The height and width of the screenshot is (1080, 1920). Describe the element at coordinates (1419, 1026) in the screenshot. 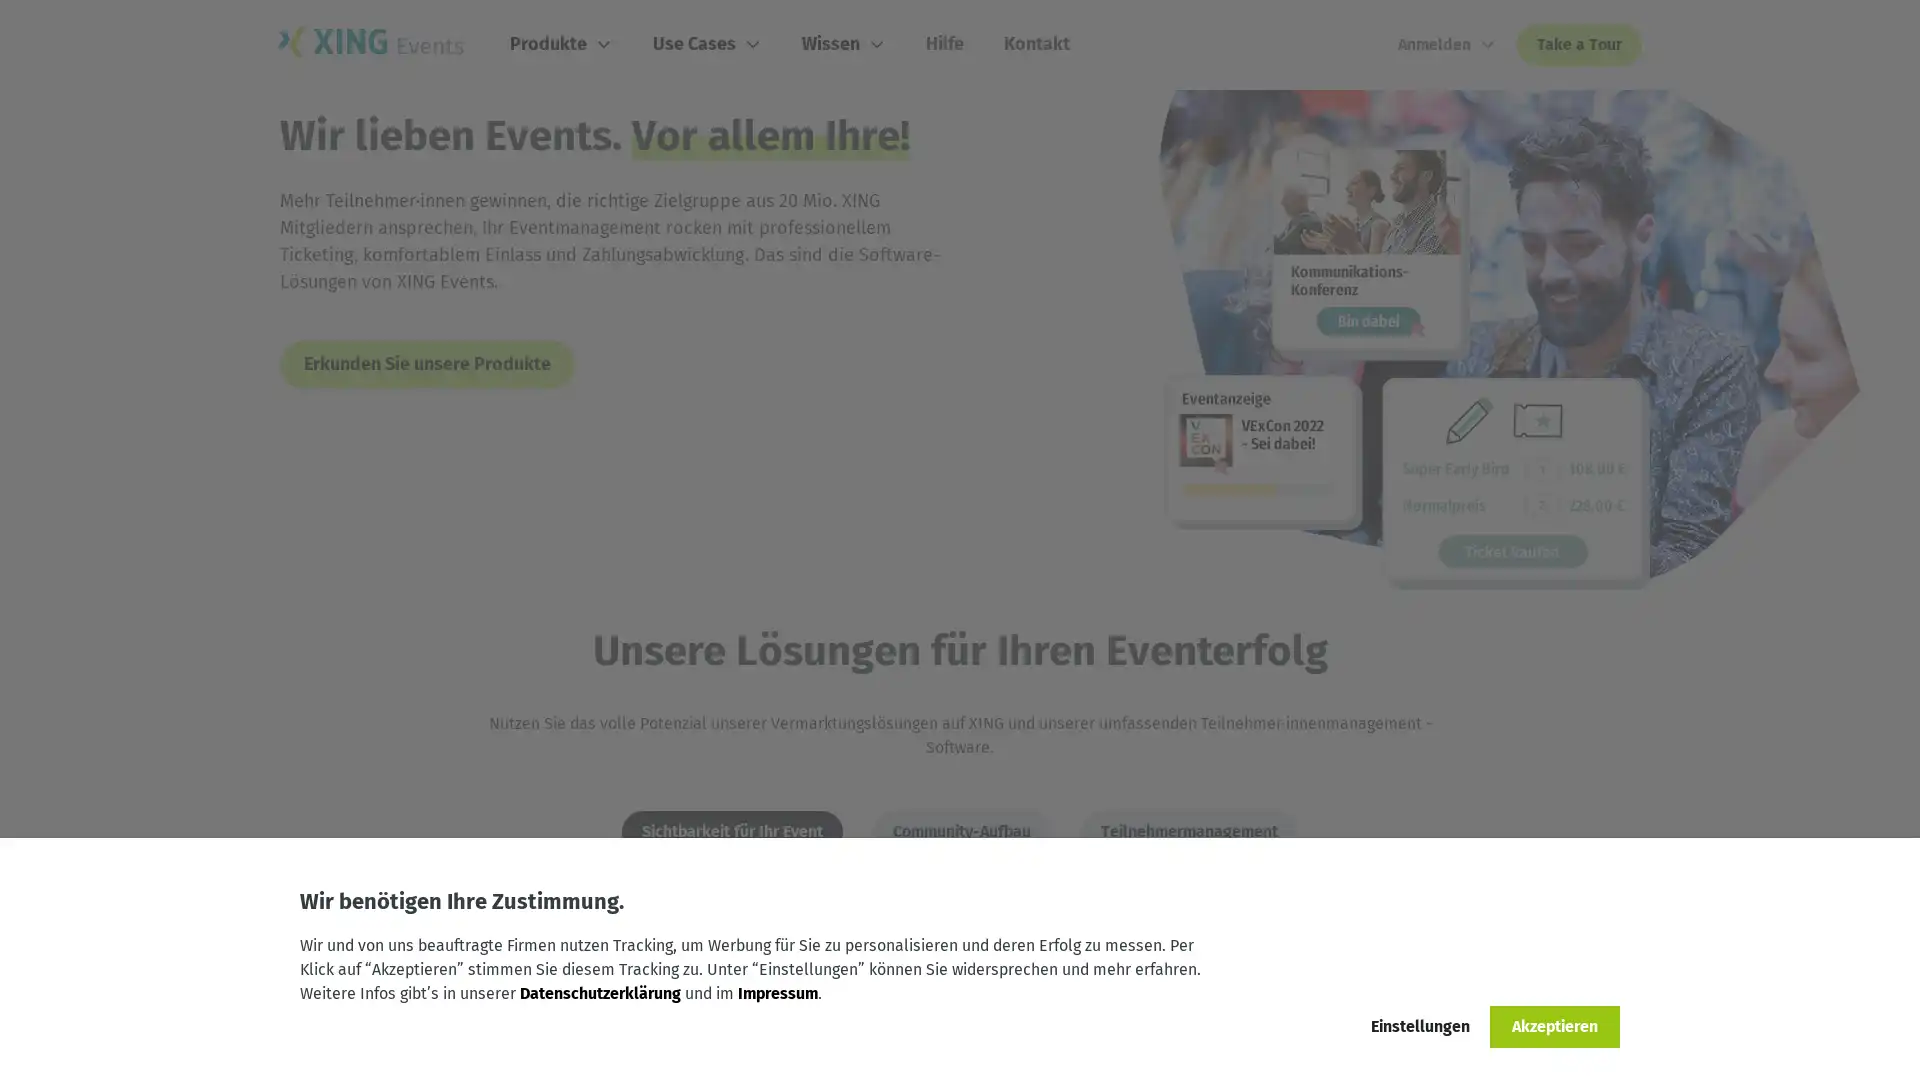

I see `Einstellungen` at that location.